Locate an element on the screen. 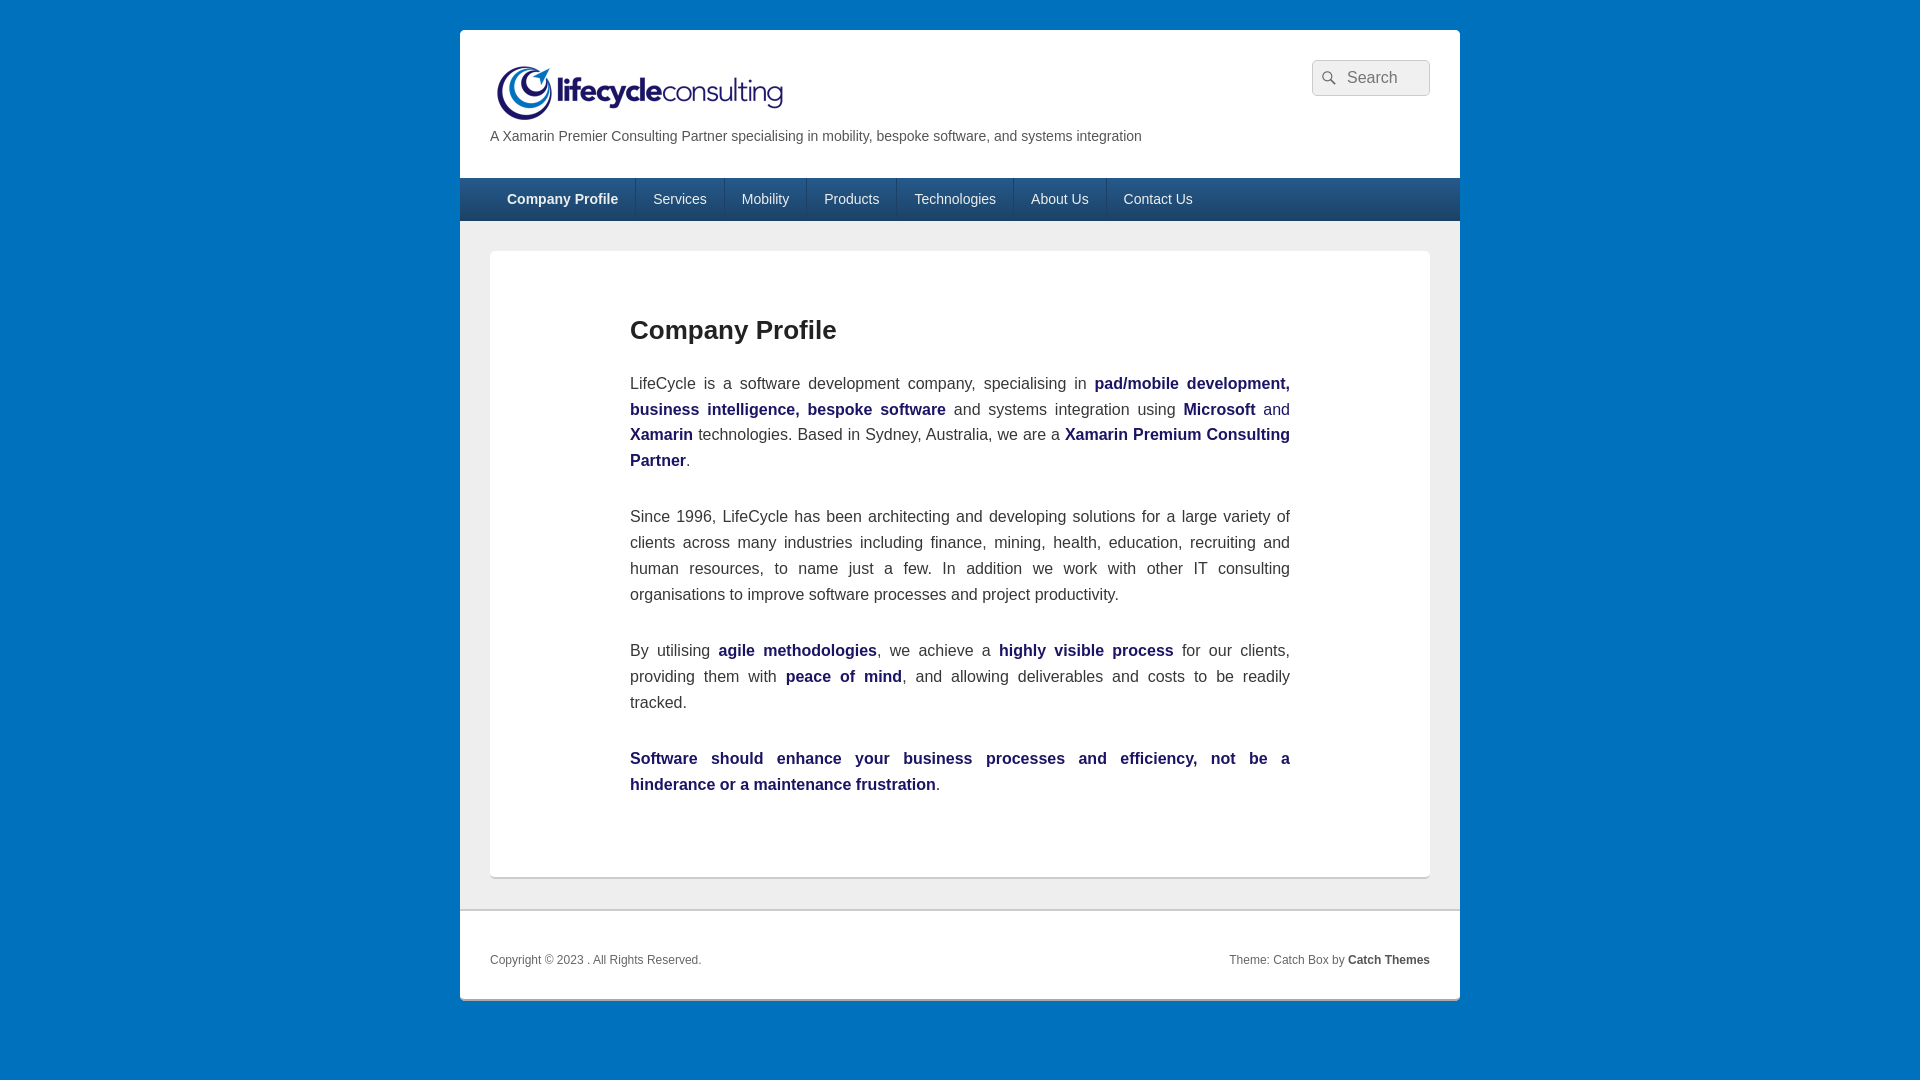 Image resolution: width=1920 pixels, height=1080 pixels. 'Contact Us' is located at coordinates (1158, 199).